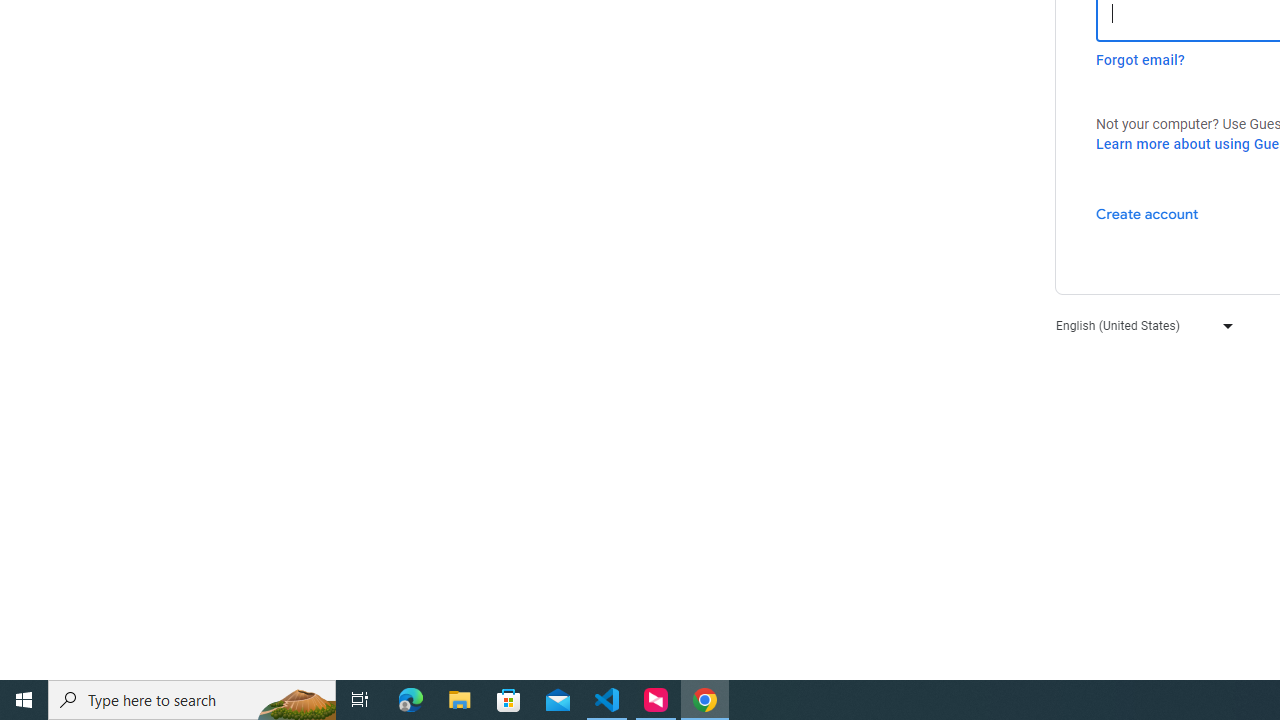 Image resolution: width=1280 pixels, height=720 pixels. I want to click on 'Create account', so click(1146, 213).